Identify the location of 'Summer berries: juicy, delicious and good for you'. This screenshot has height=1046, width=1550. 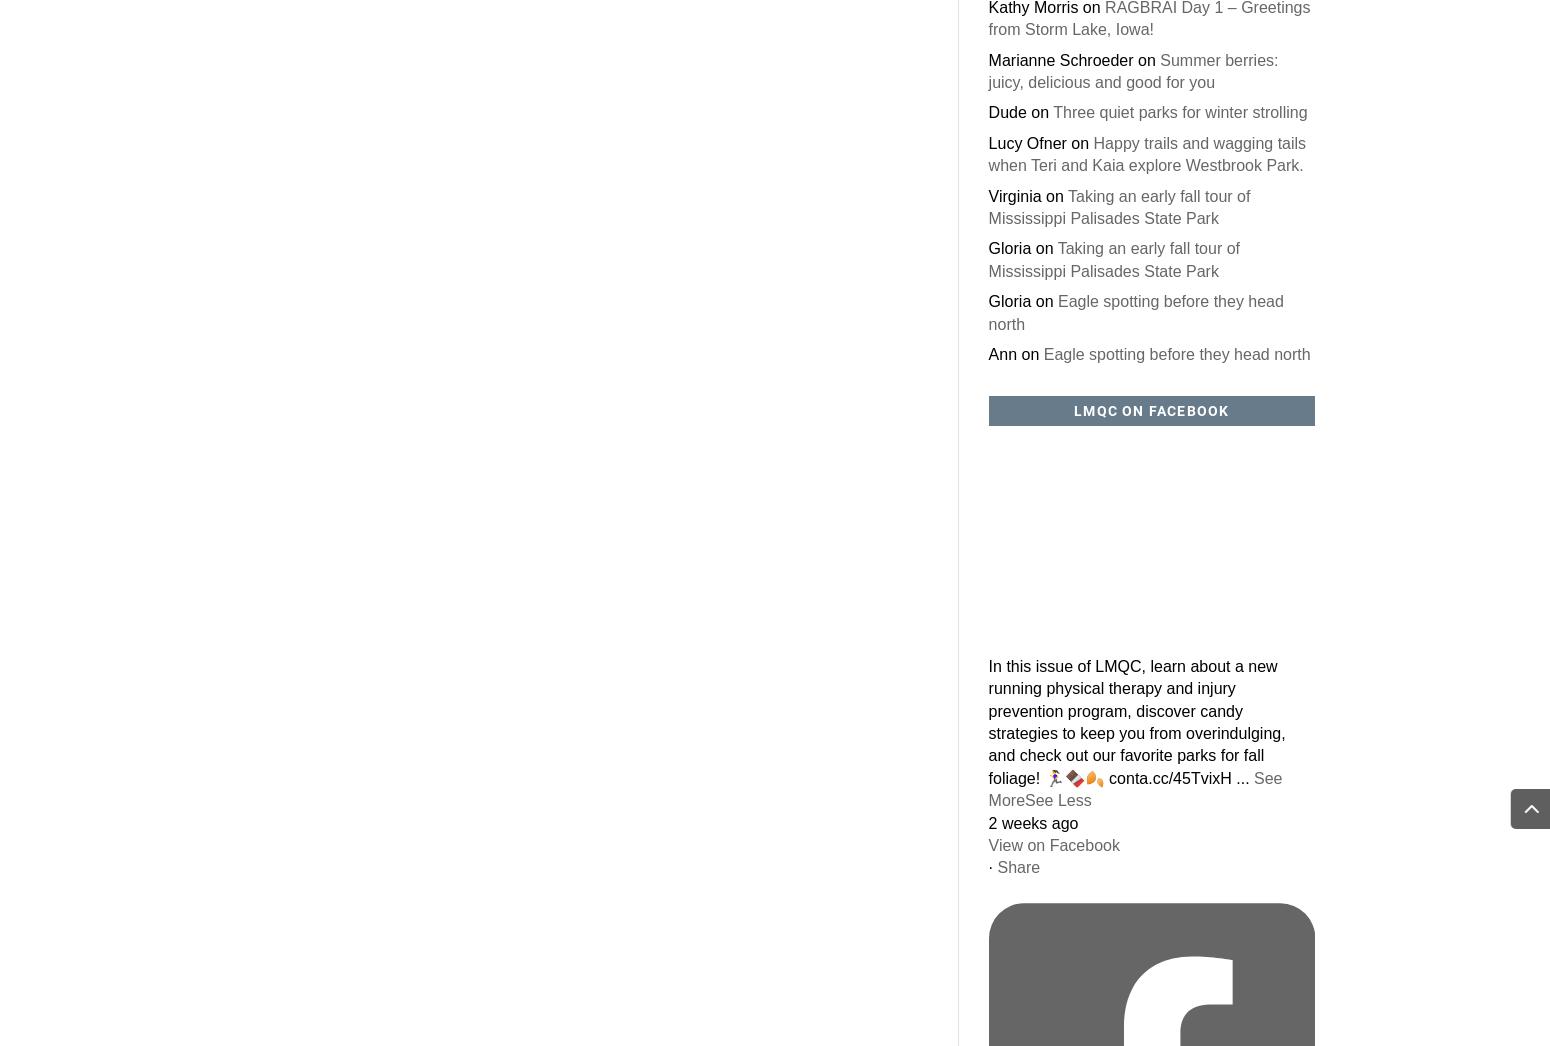
(1132, 71).